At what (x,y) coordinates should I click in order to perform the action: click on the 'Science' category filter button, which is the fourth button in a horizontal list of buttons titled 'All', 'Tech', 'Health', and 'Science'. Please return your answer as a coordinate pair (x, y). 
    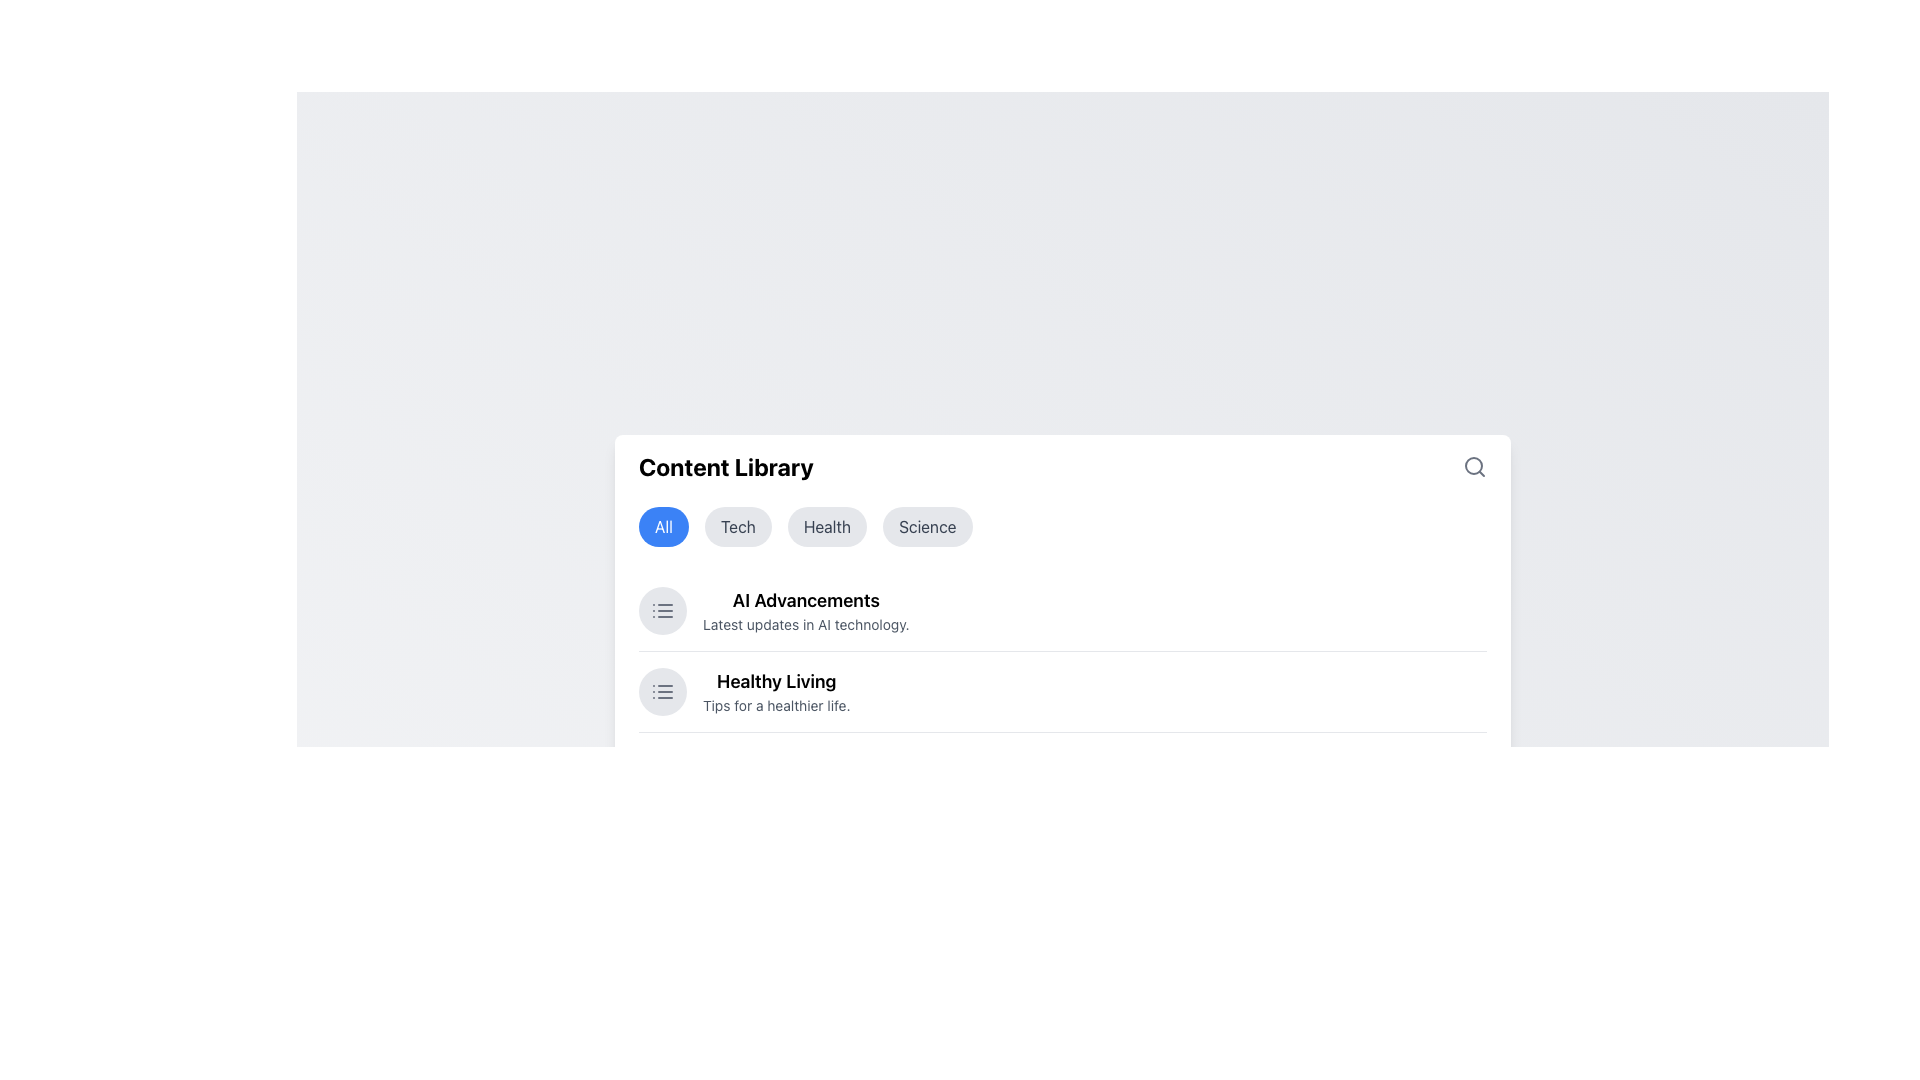
    Looking at the image, I should click on (926, 526).